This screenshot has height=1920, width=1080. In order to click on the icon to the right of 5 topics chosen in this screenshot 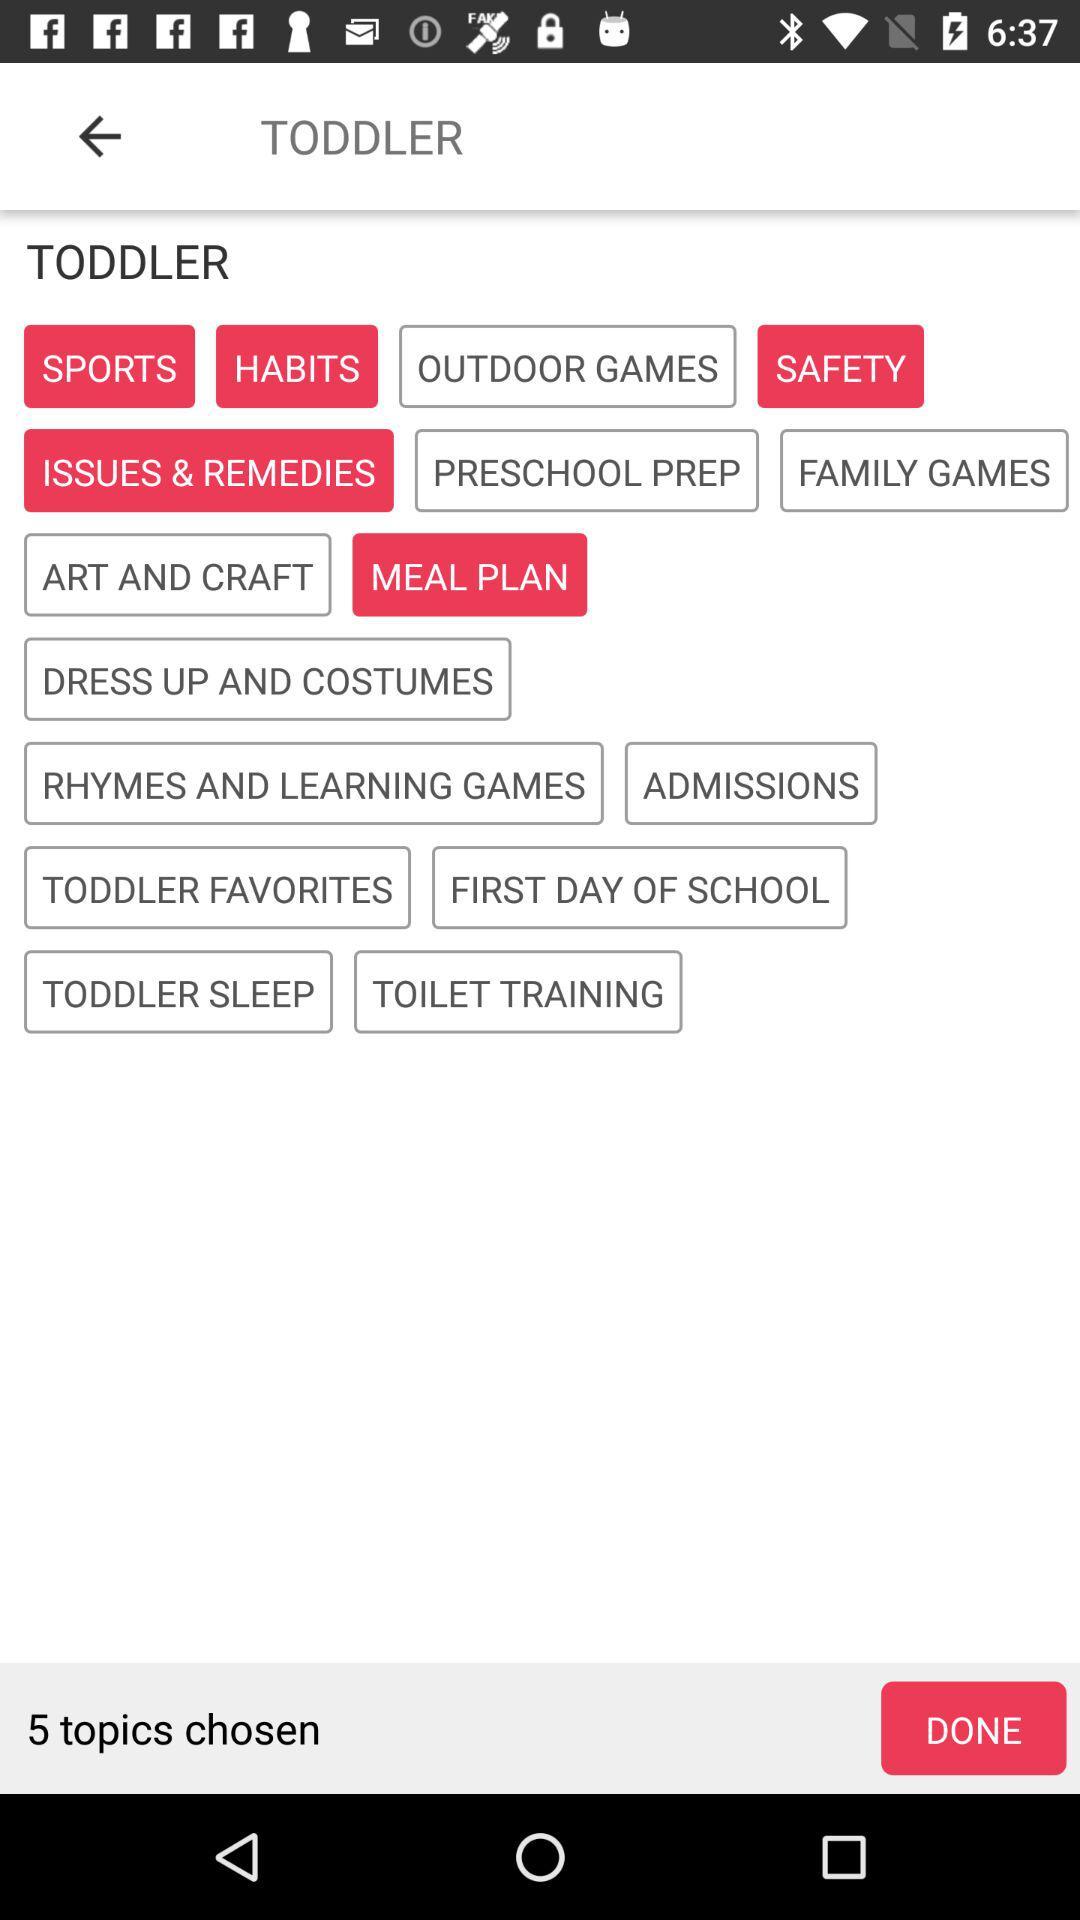, I will do `click(972, 1728)`.